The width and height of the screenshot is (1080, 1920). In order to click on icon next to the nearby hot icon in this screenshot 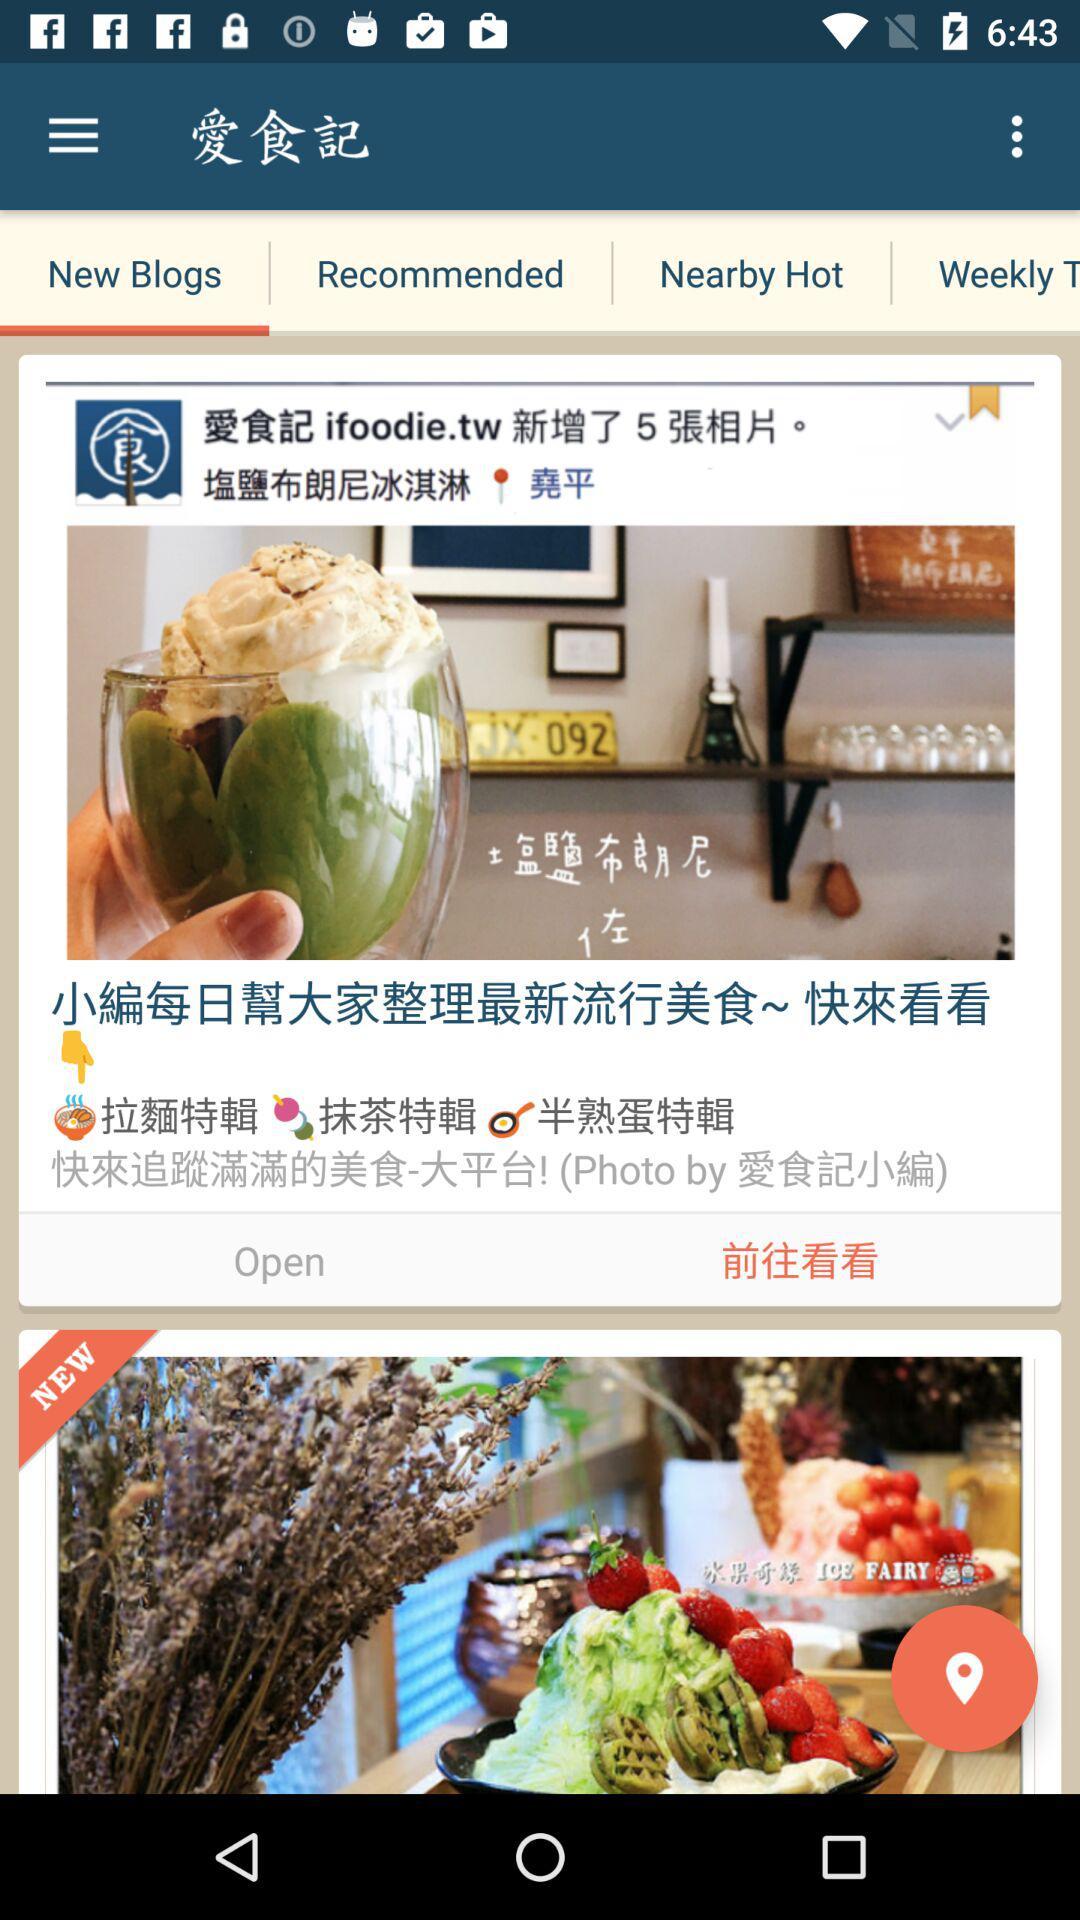, I will do `click(439, 272)`.